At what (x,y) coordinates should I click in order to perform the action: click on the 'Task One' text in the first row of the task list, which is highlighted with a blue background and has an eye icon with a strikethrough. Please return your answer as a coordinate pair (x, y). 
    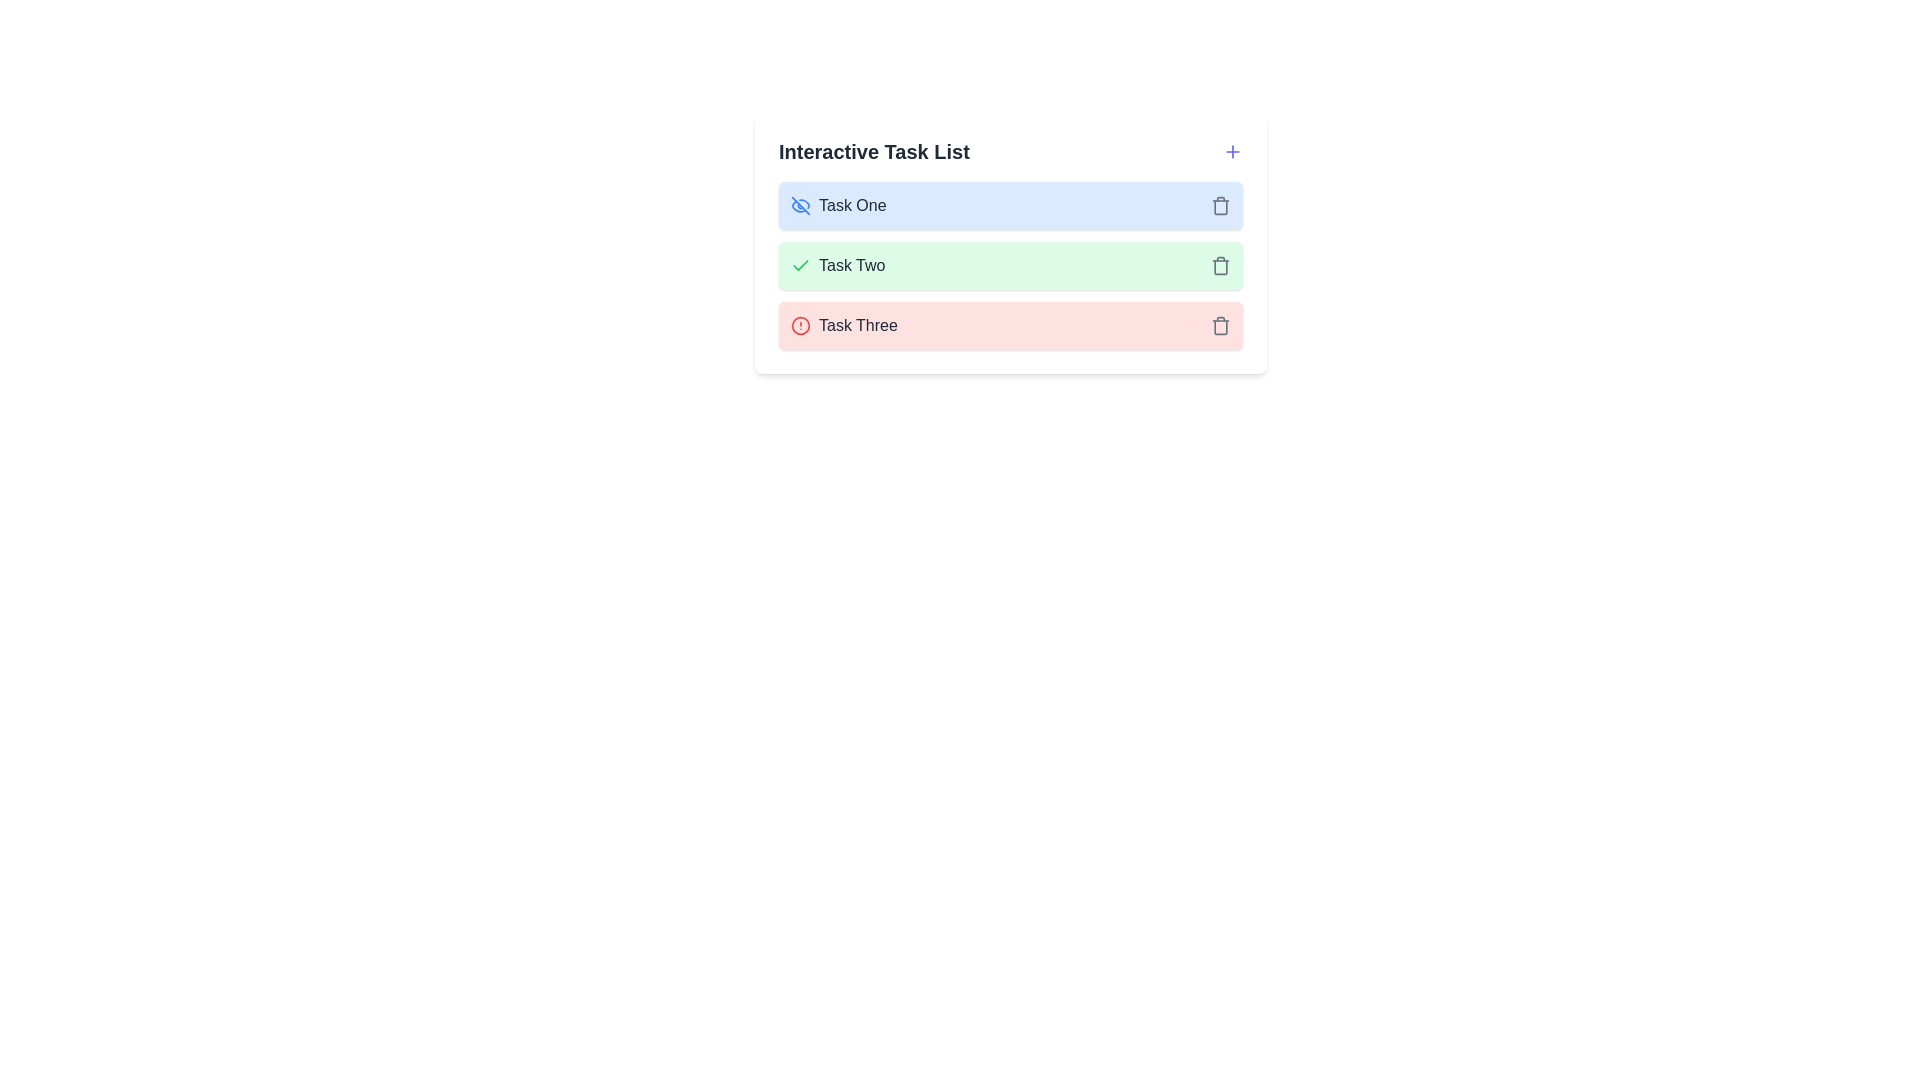
    Looking at the image, I should click on (838, 205).